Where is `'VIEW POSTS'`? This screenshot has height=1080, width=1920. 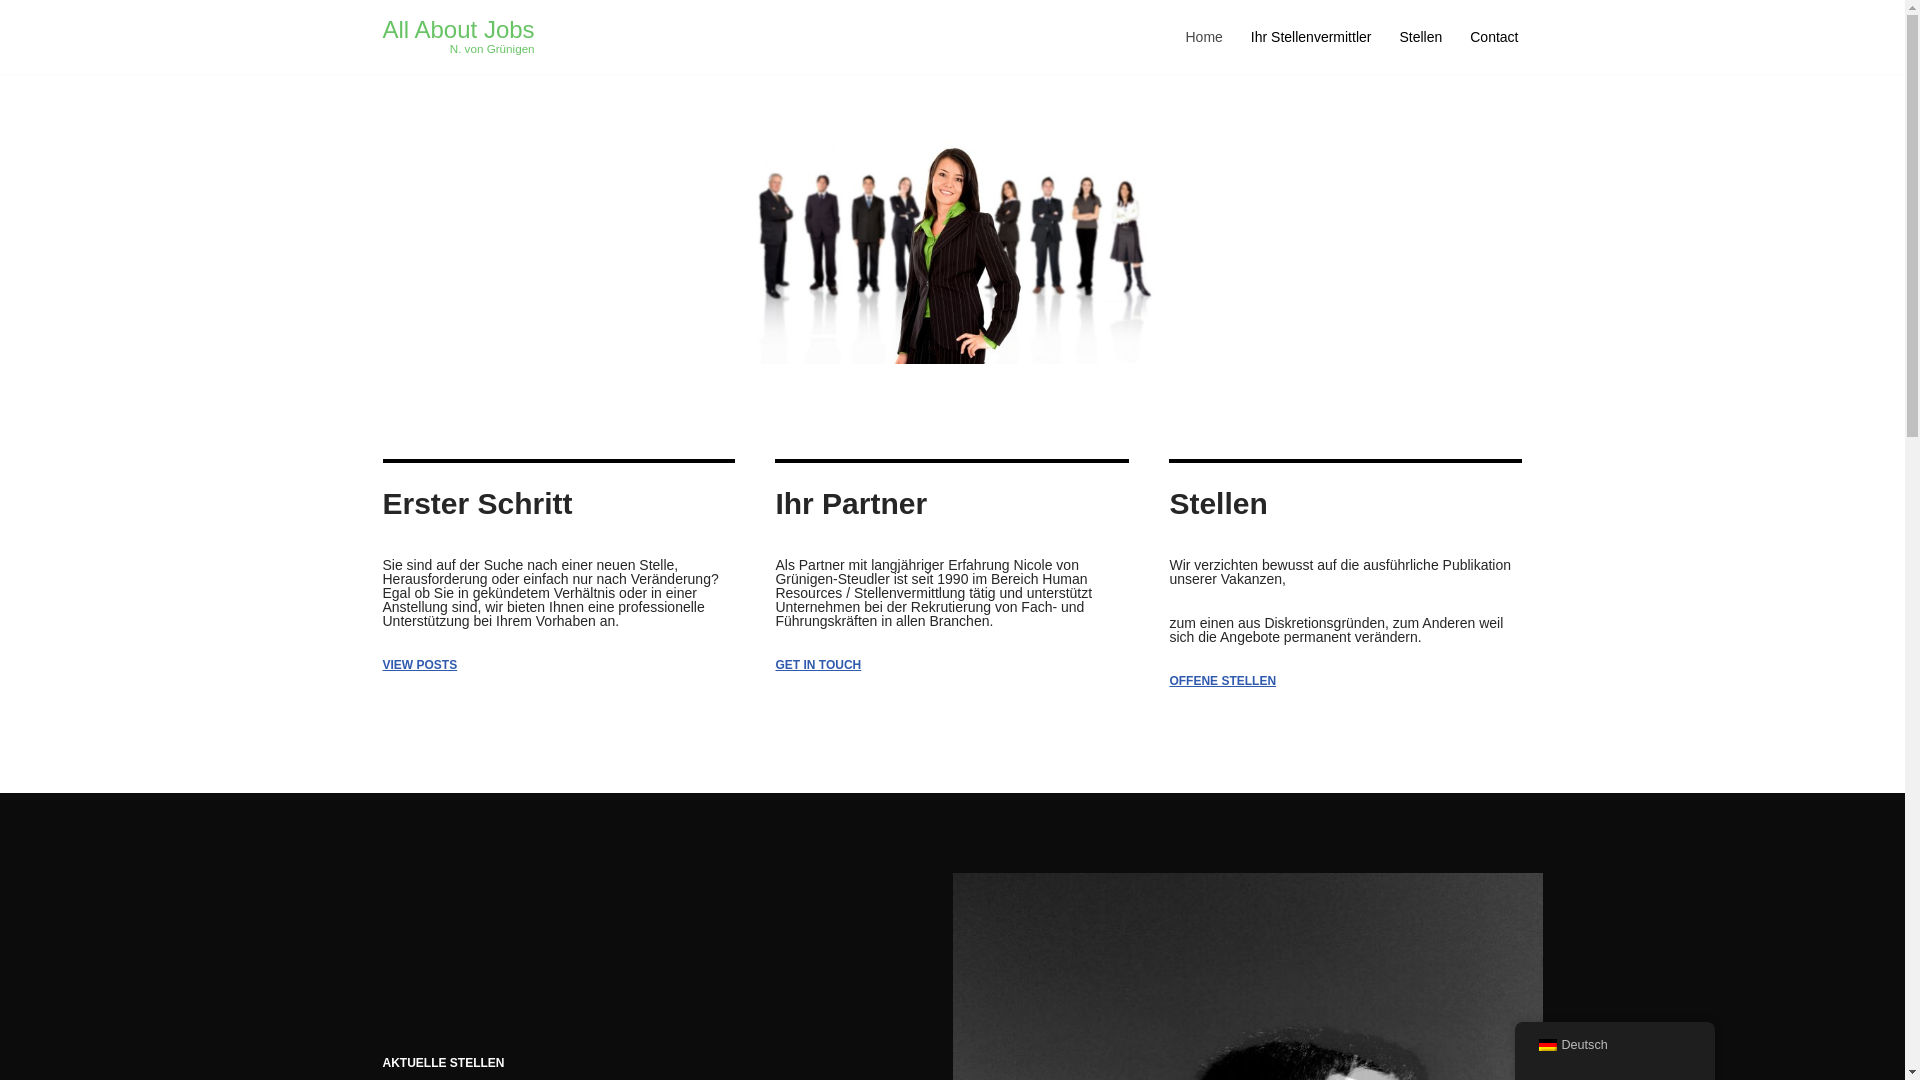 'VIEW POSTS' is located at coordinates (418, 664).